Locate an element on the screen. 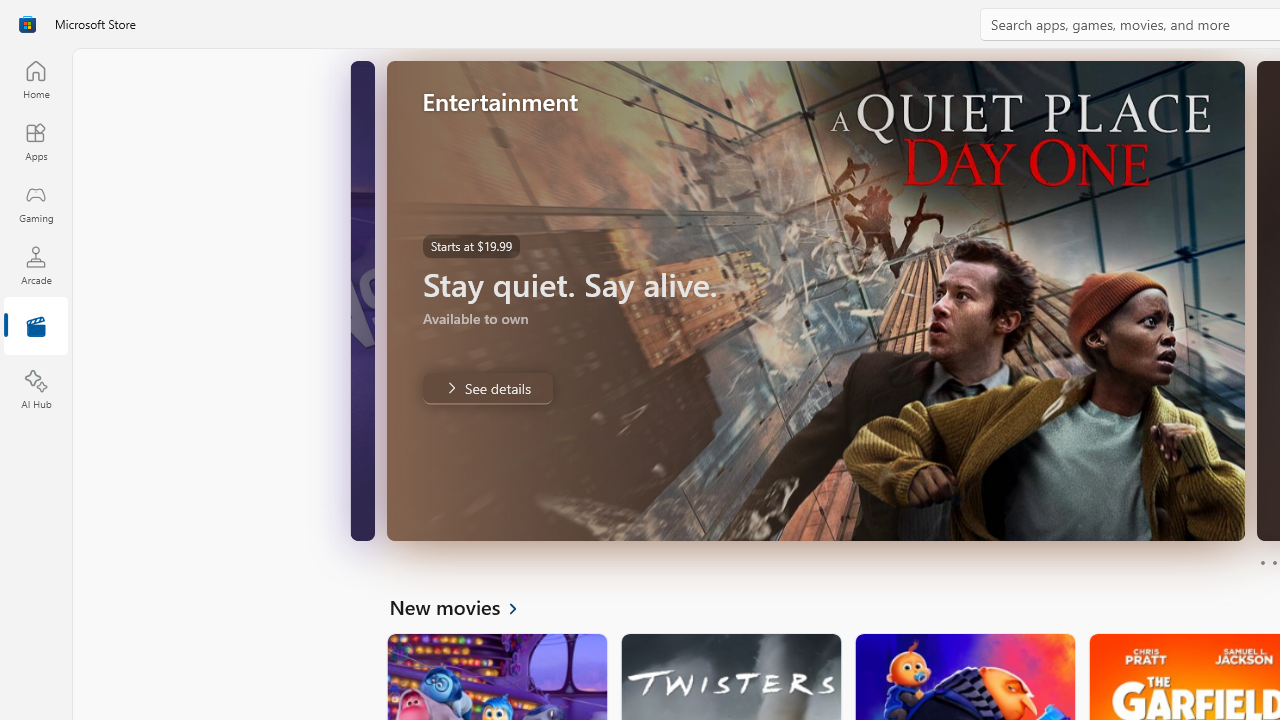 Image resolution: width=1280 pixels, height=720 pixels. 'Arcade' is located at coordinates (35, 264).